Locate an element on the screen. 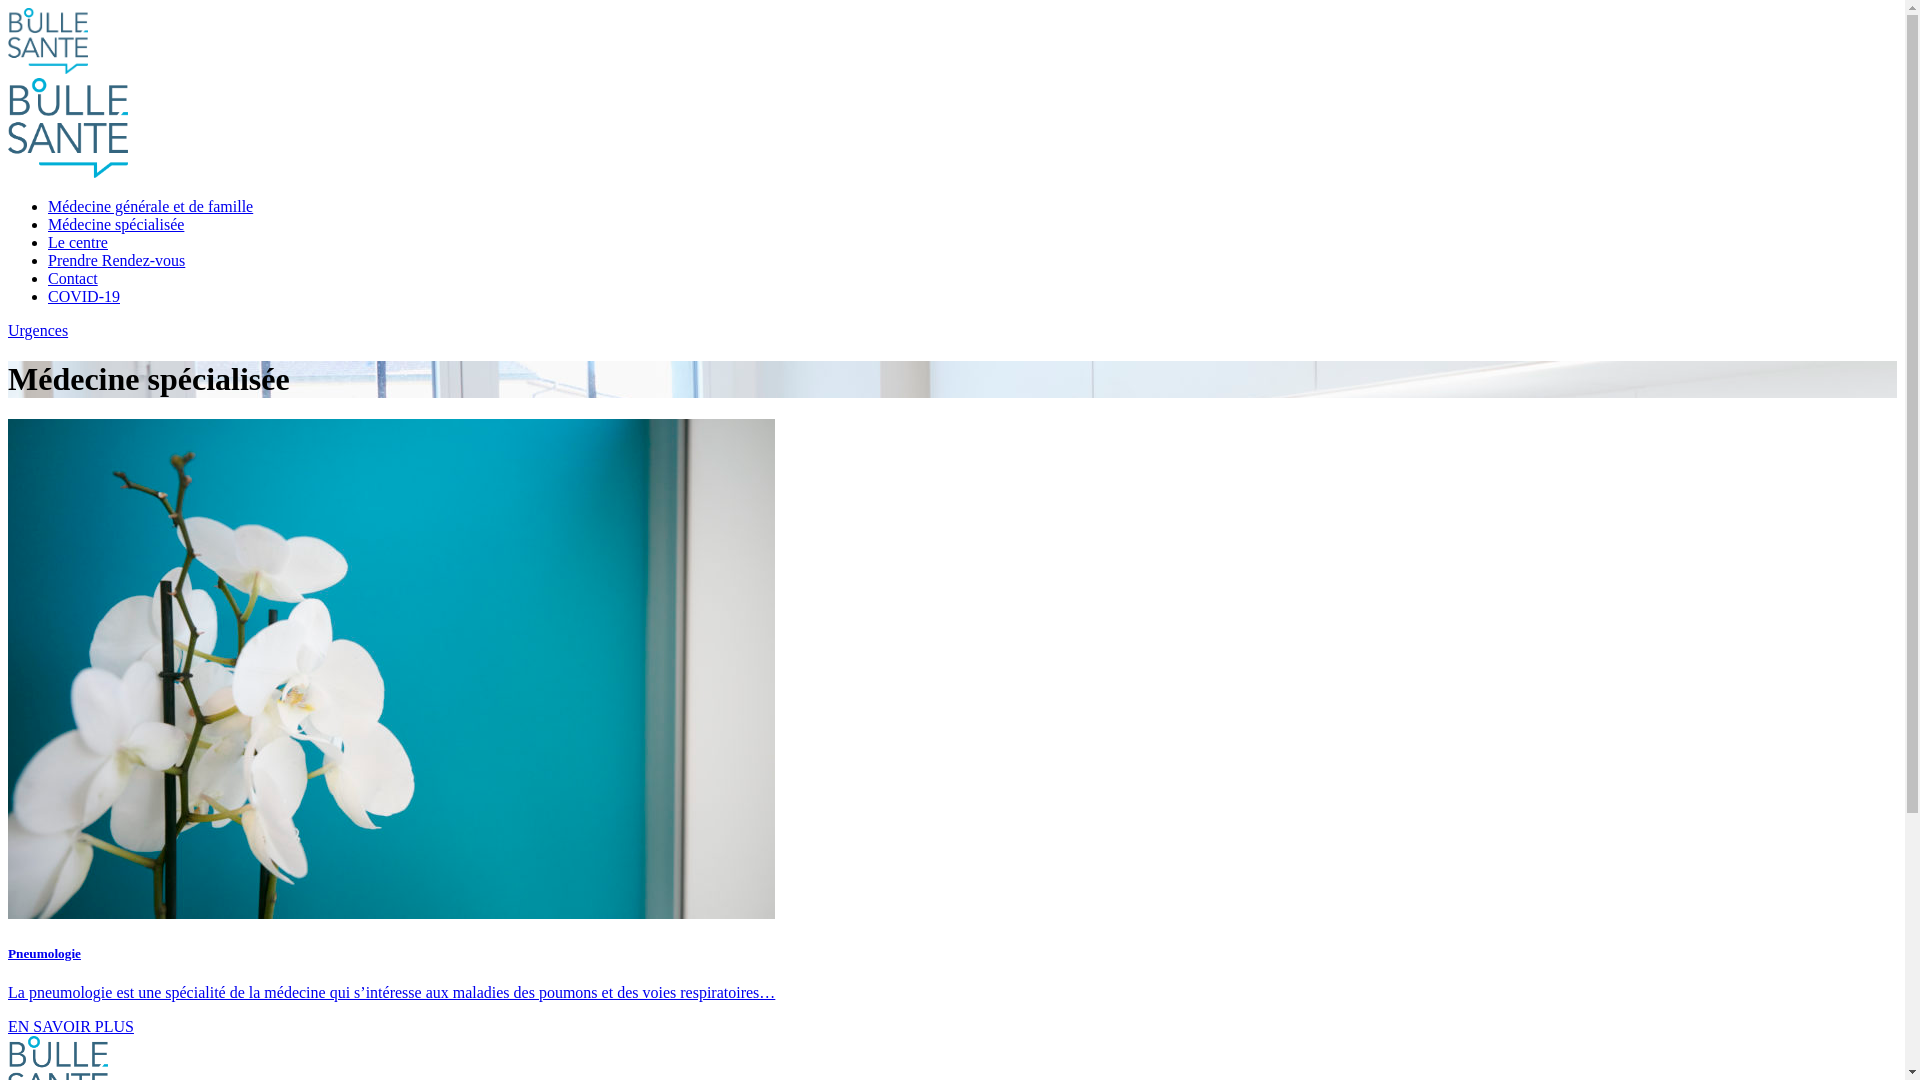  'Contact' is located at coordinates (72, 278).